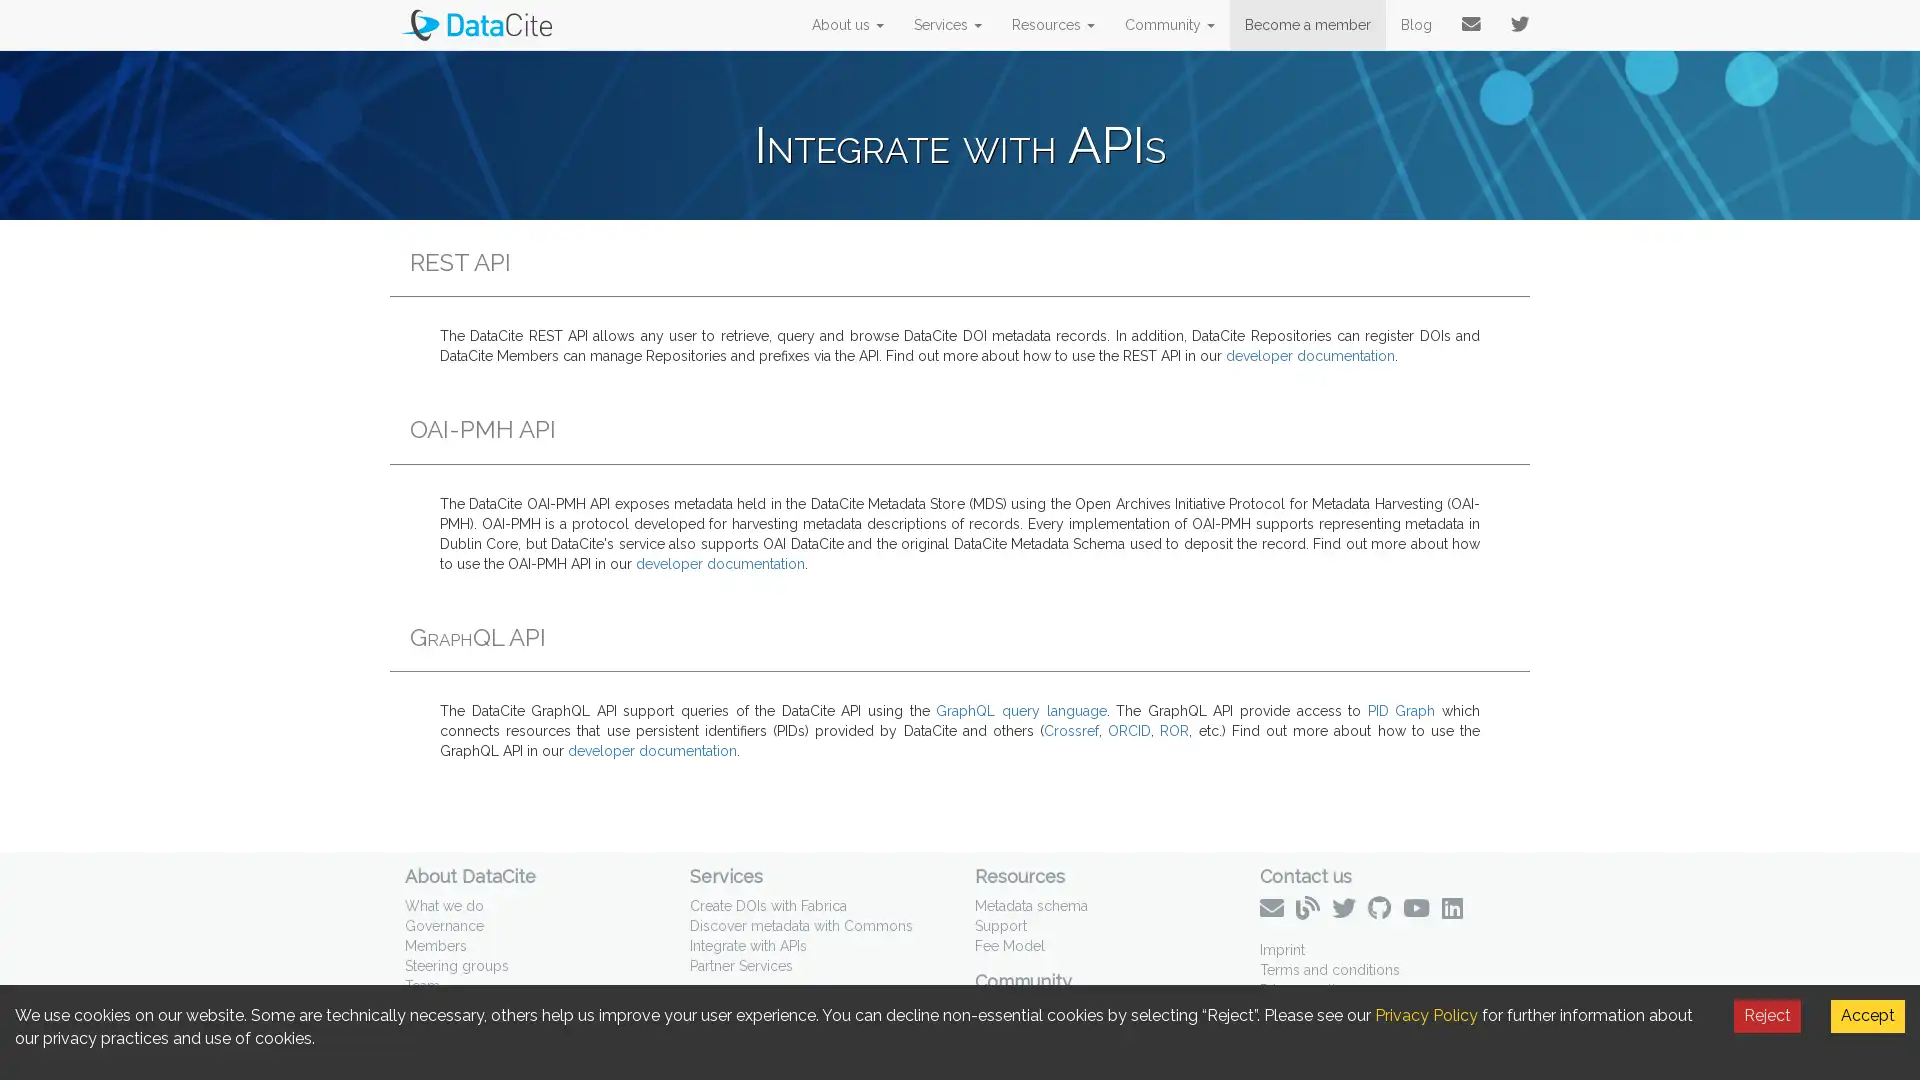 The height and width of the screenshot is (1080, 1920). What do you see at coordinates (1767, 1015) in the screenshot?
I see `Decline cookies` at bounding box center [1767, 1015].